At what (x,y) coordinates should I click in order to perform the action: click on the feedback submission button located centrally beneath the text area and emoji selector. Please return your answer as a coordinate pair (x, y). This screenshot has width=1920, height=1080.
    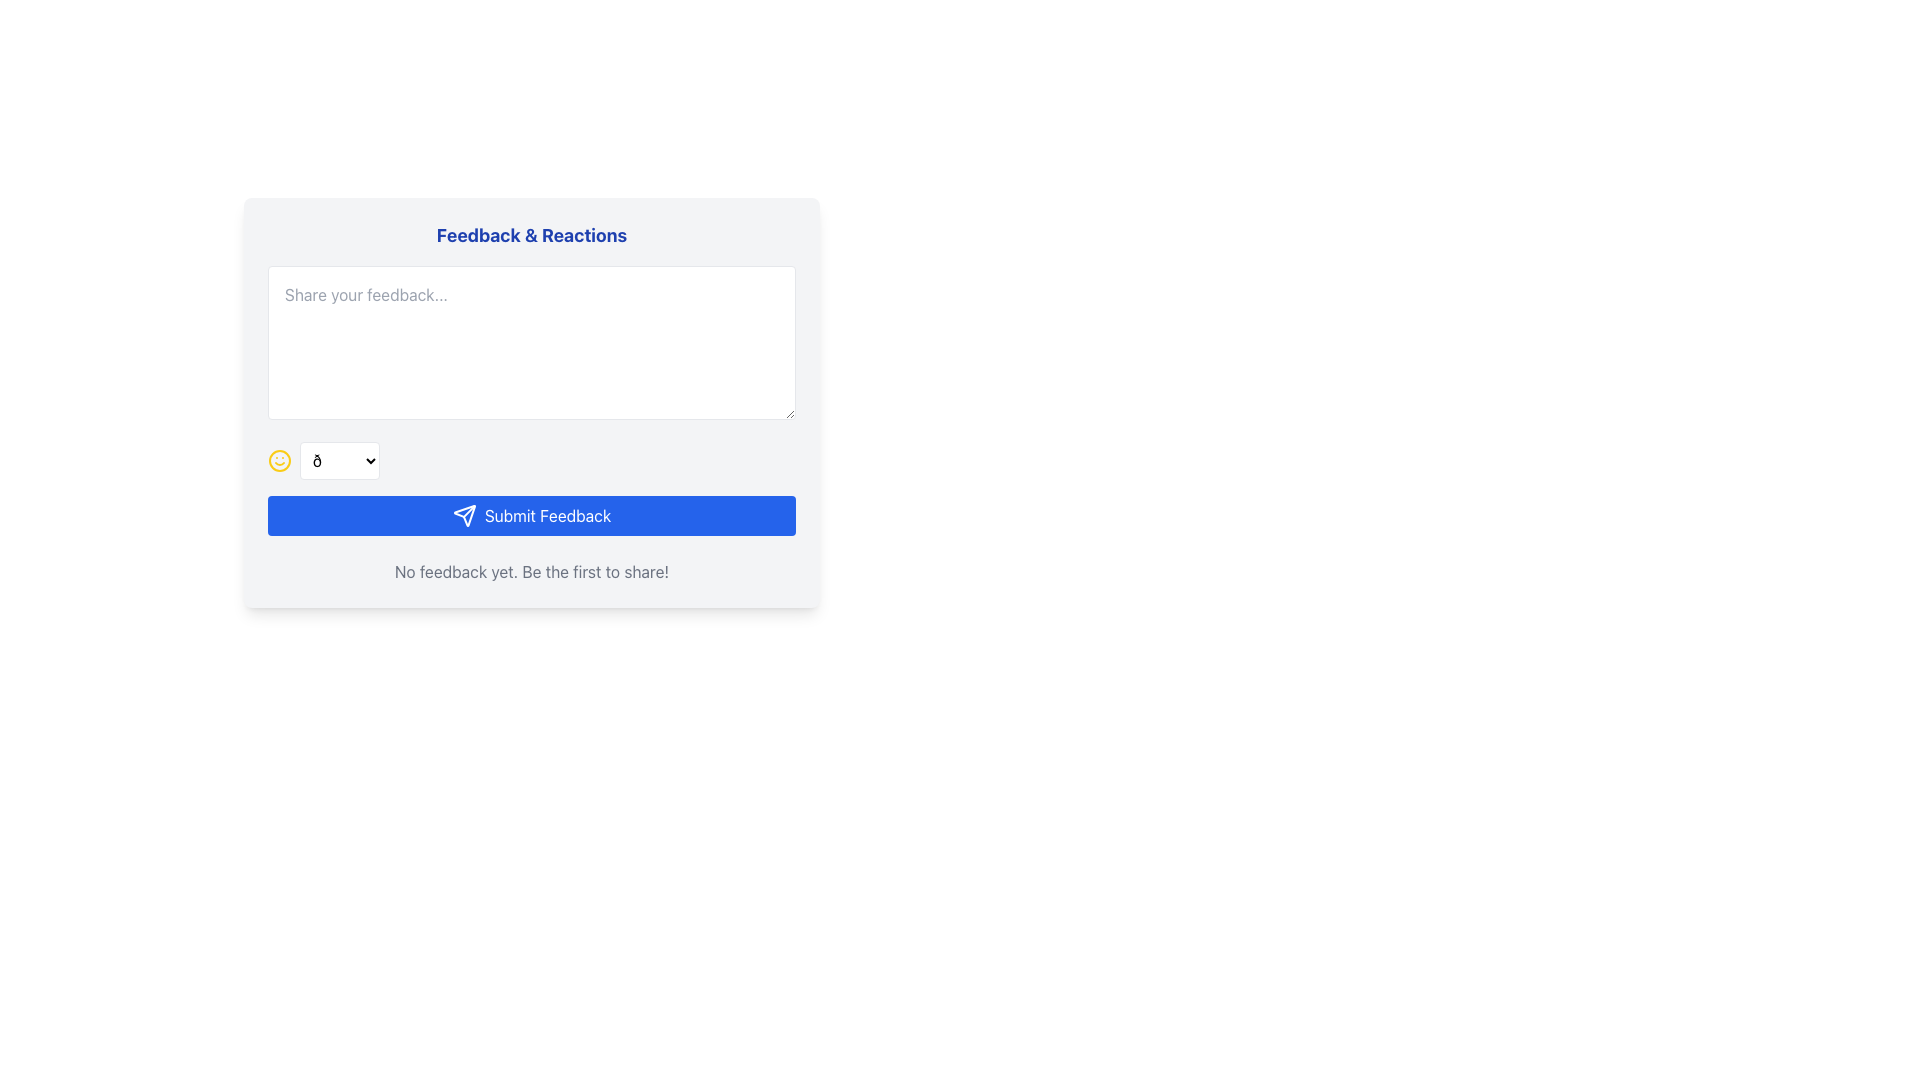
    Looking at the image, I should click on (532, 515).